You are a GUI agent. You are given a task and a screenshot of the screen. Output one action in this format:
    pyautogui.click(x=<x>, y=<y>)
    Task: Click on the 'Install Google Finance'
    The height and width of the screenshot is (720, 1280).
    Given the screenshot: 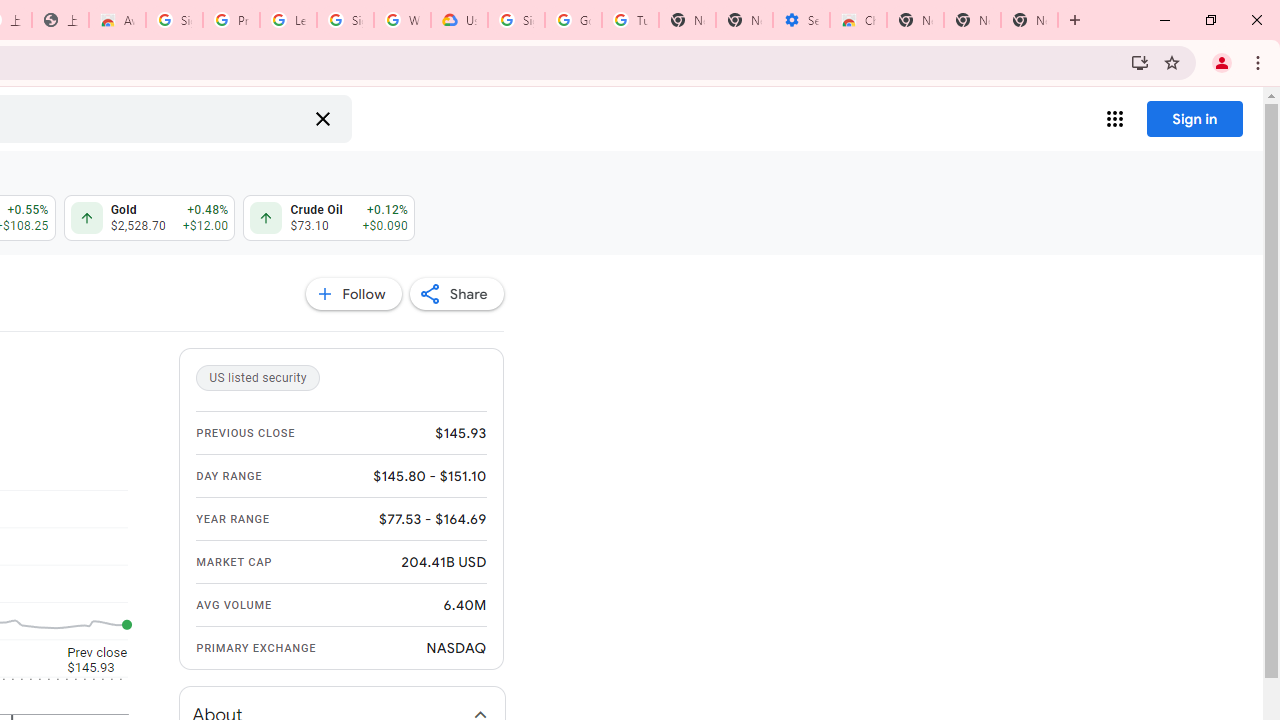 What is the action you would take?
    pyautogui.click(x=1139, y=61)
    